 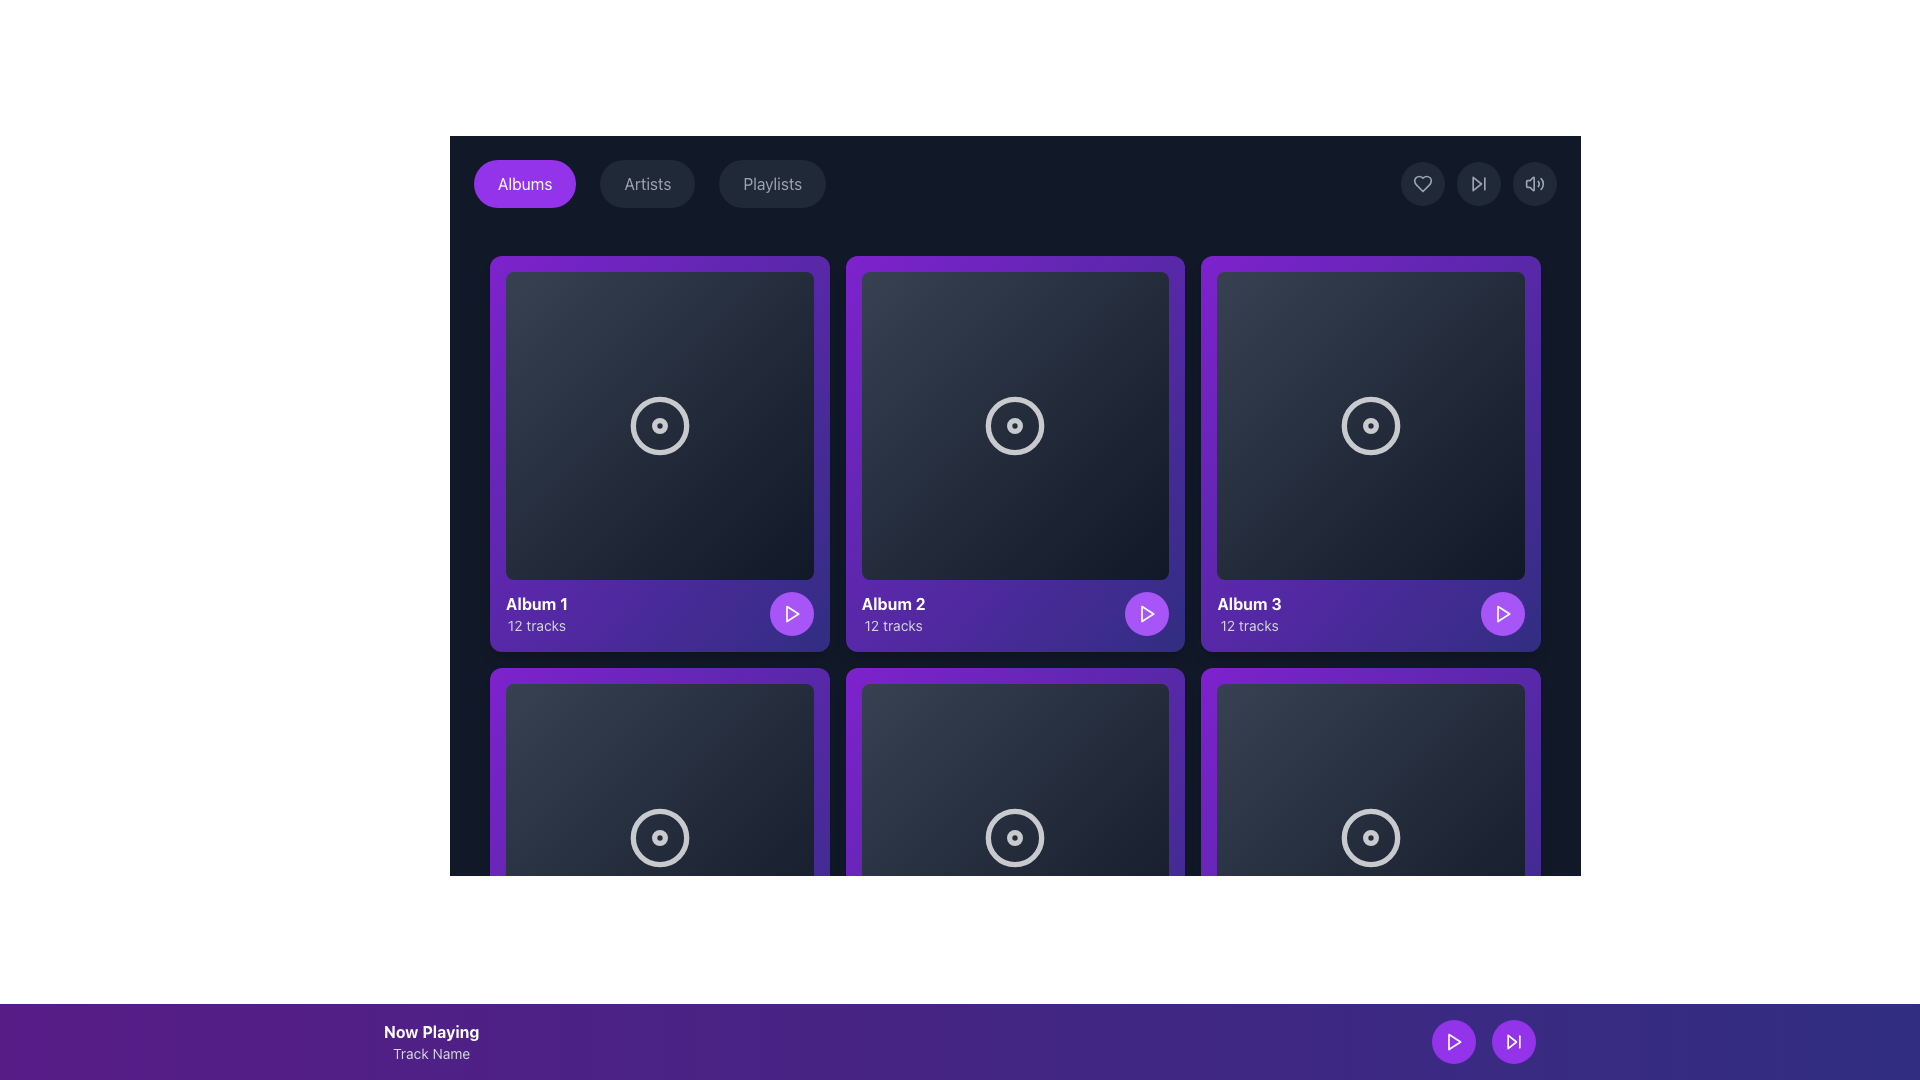 I want to click on the small circular static decorative element (SVG circle) at the center of the compact disc icon in the lower-left tile of the album cover grid layout, so click(x=659, y=837).